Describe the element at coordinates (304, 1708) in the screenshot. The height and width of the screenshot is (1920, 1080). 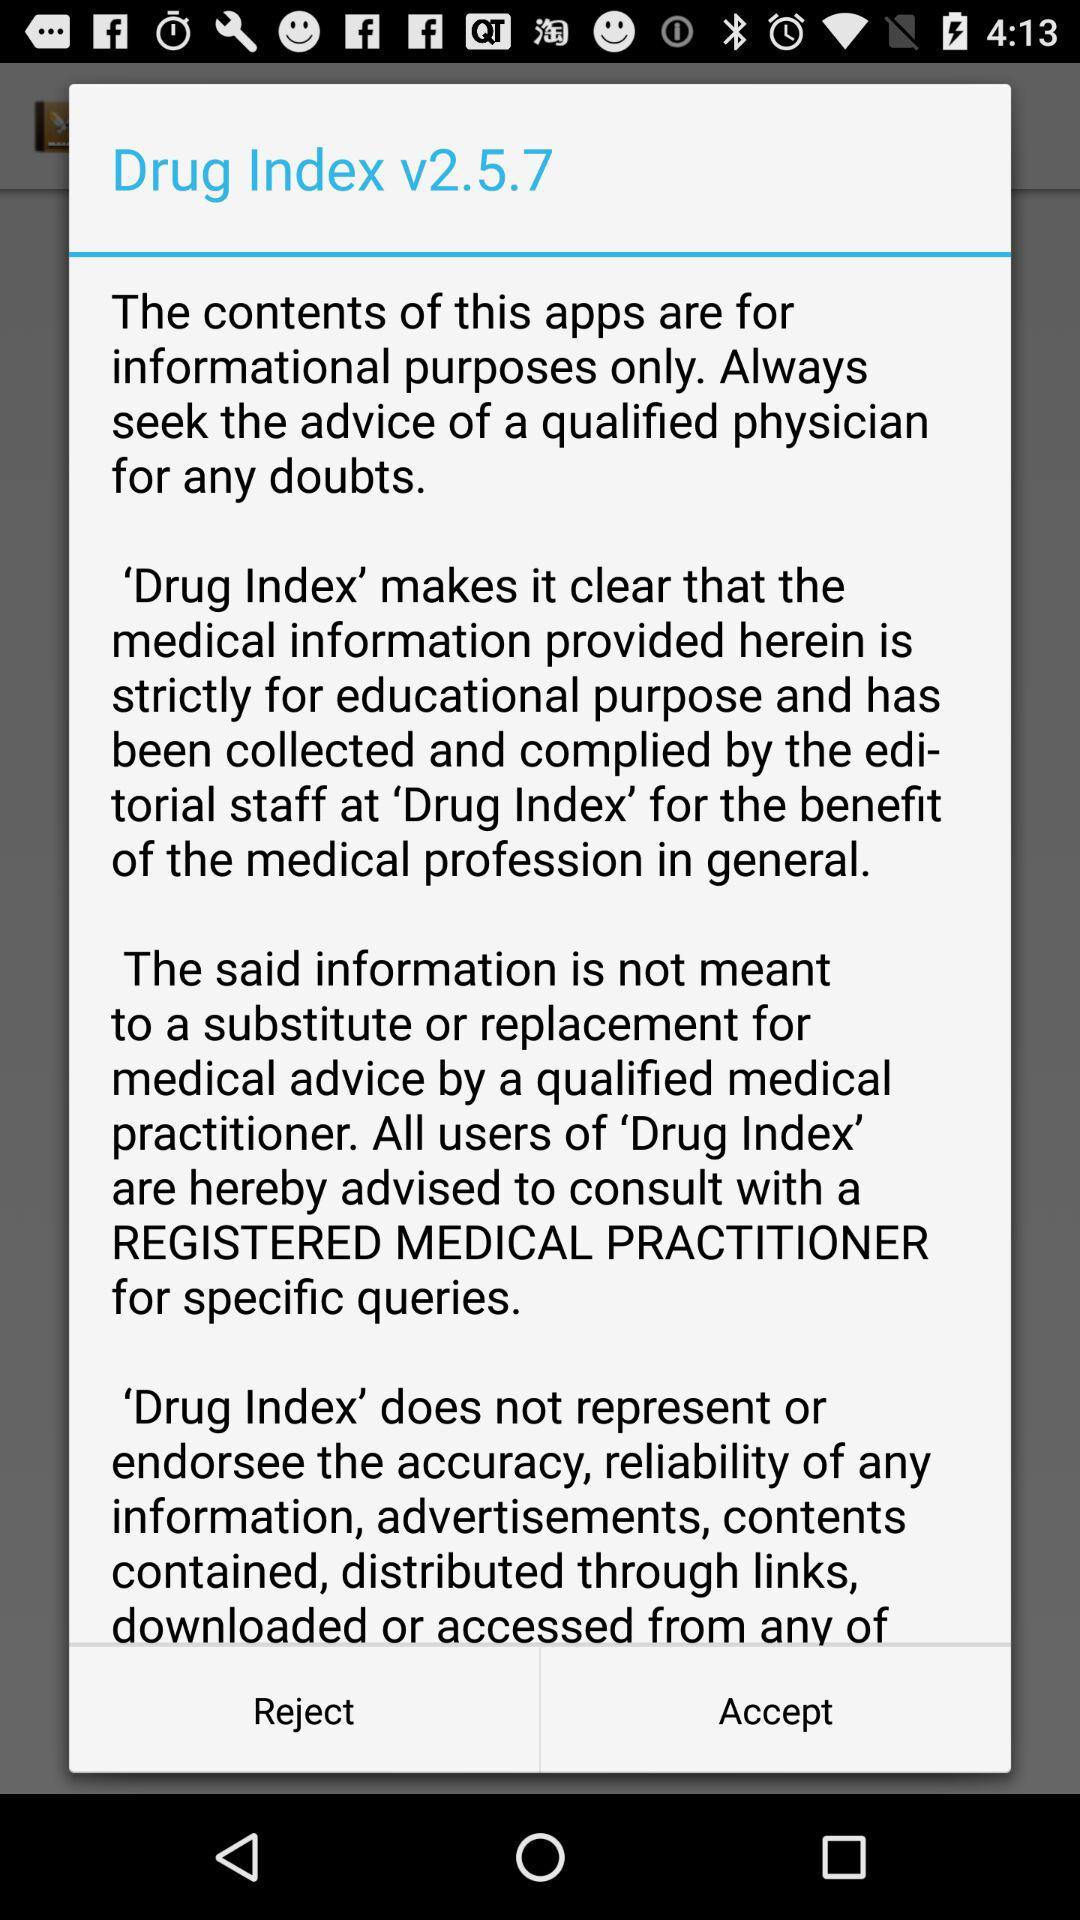
I see `button next to accept` at that location.